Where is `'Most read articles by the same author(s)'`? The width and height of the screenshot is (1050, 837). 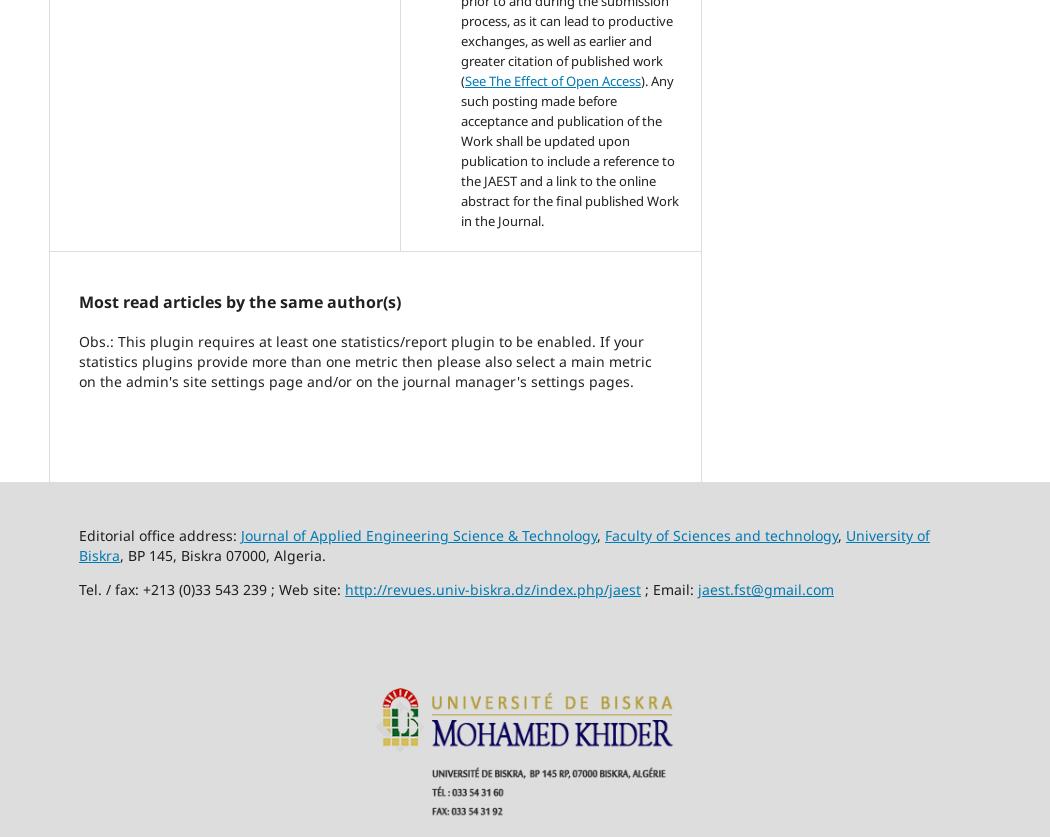 'Most read articles by the same author(s)' is located at coordinates (240, 301).